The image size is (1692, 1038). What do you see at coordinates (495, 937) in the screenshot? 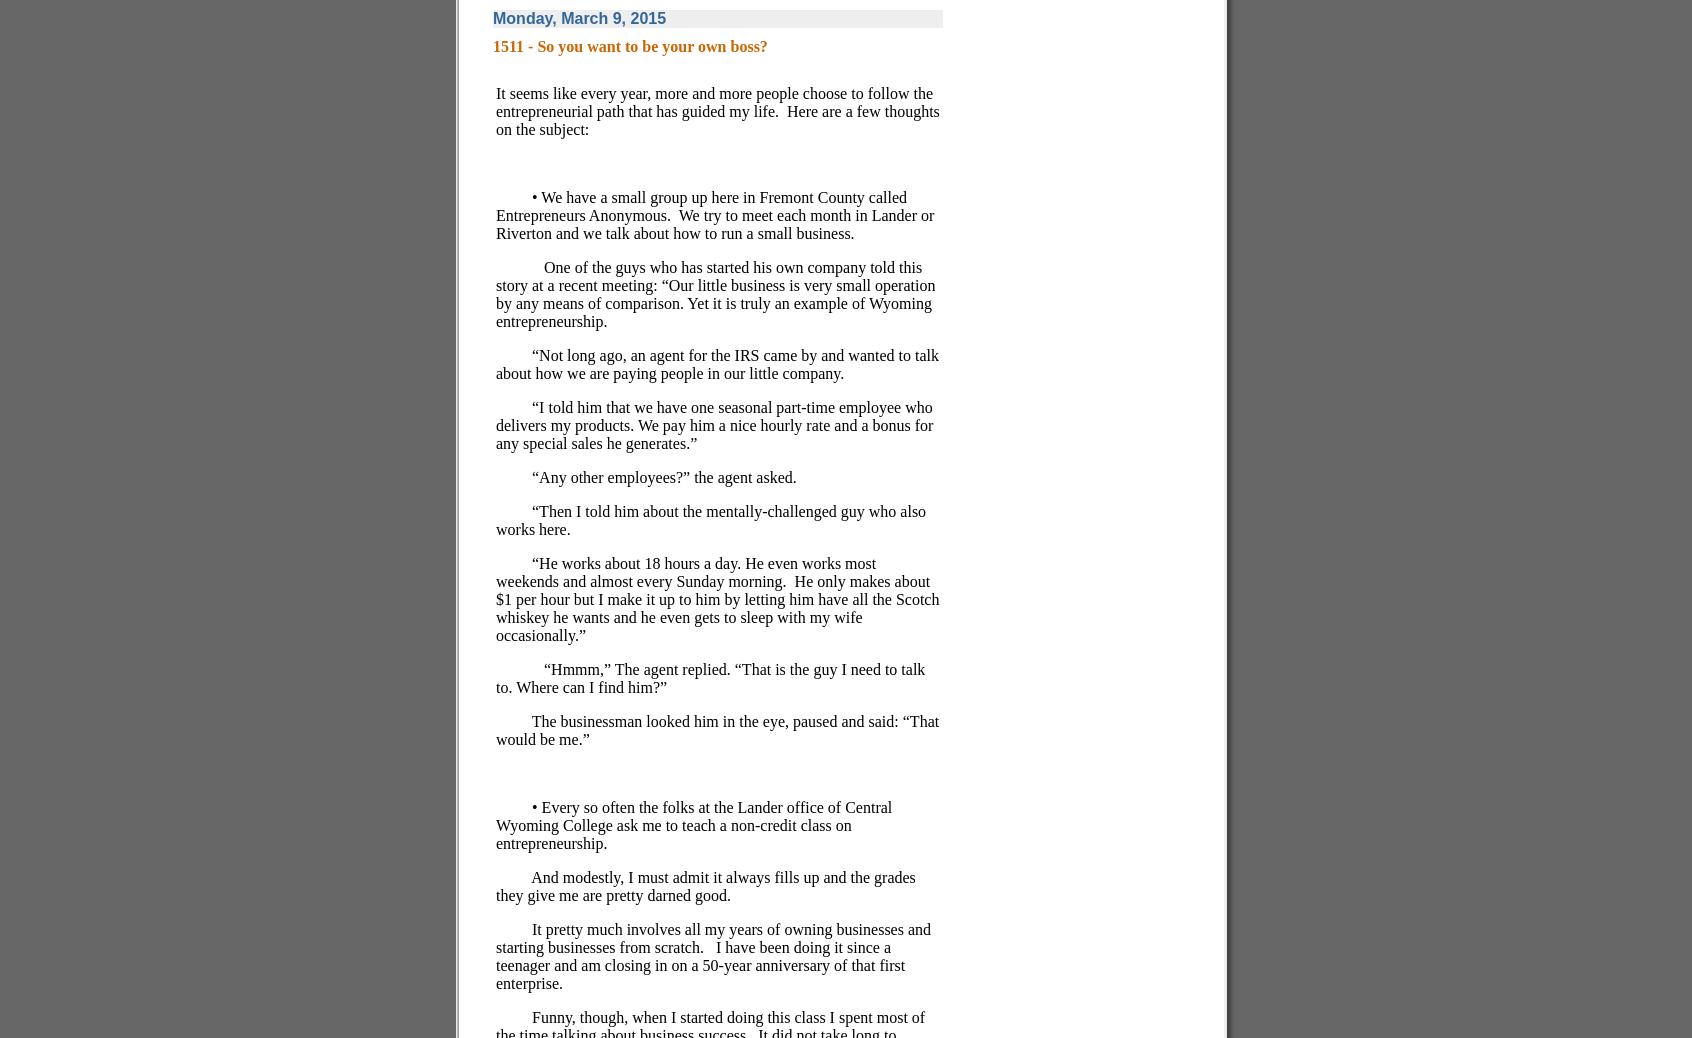
I see `'It pretty much
involves all my years of owning businesses and starting businesses from
scratch.'` at bounding box center [495, 937].